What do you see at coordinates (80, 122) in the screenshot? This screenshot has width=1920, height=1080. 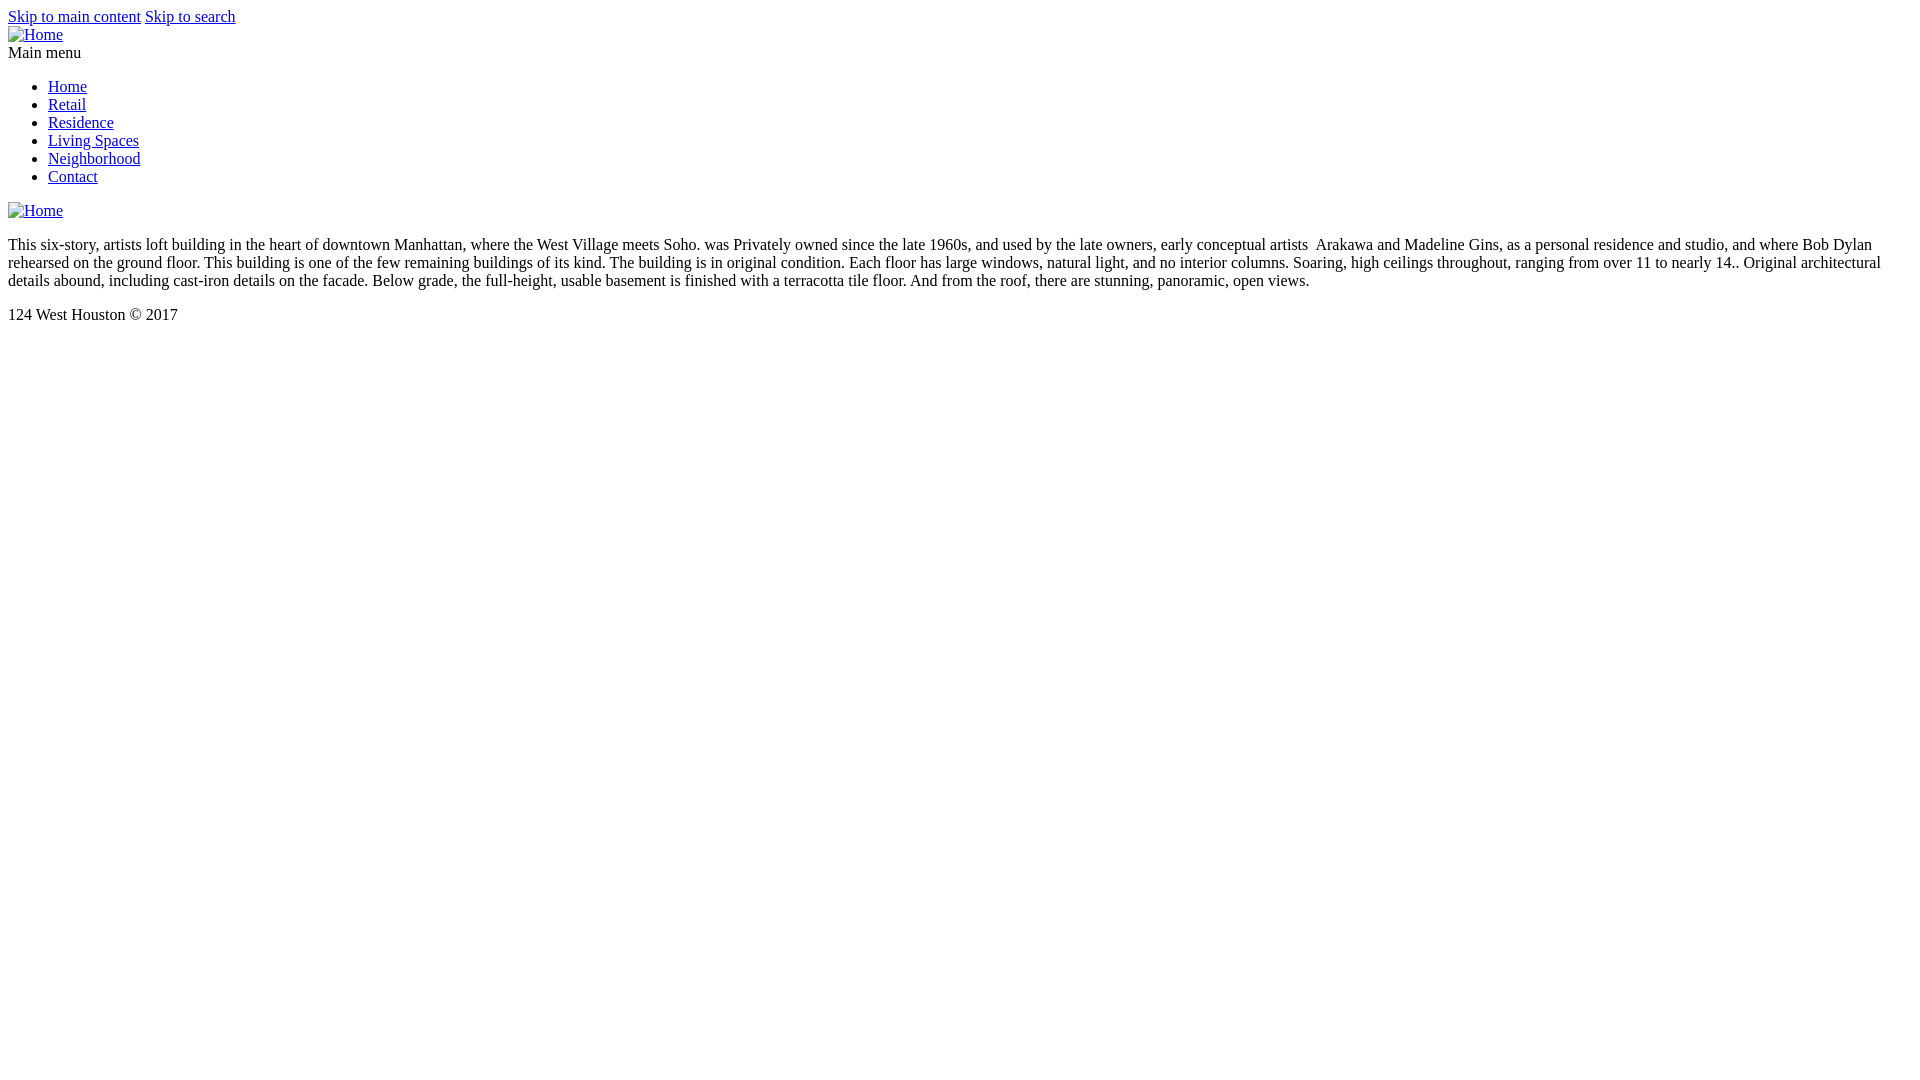 I see `'Residence'` at bounding box center [80, 122].